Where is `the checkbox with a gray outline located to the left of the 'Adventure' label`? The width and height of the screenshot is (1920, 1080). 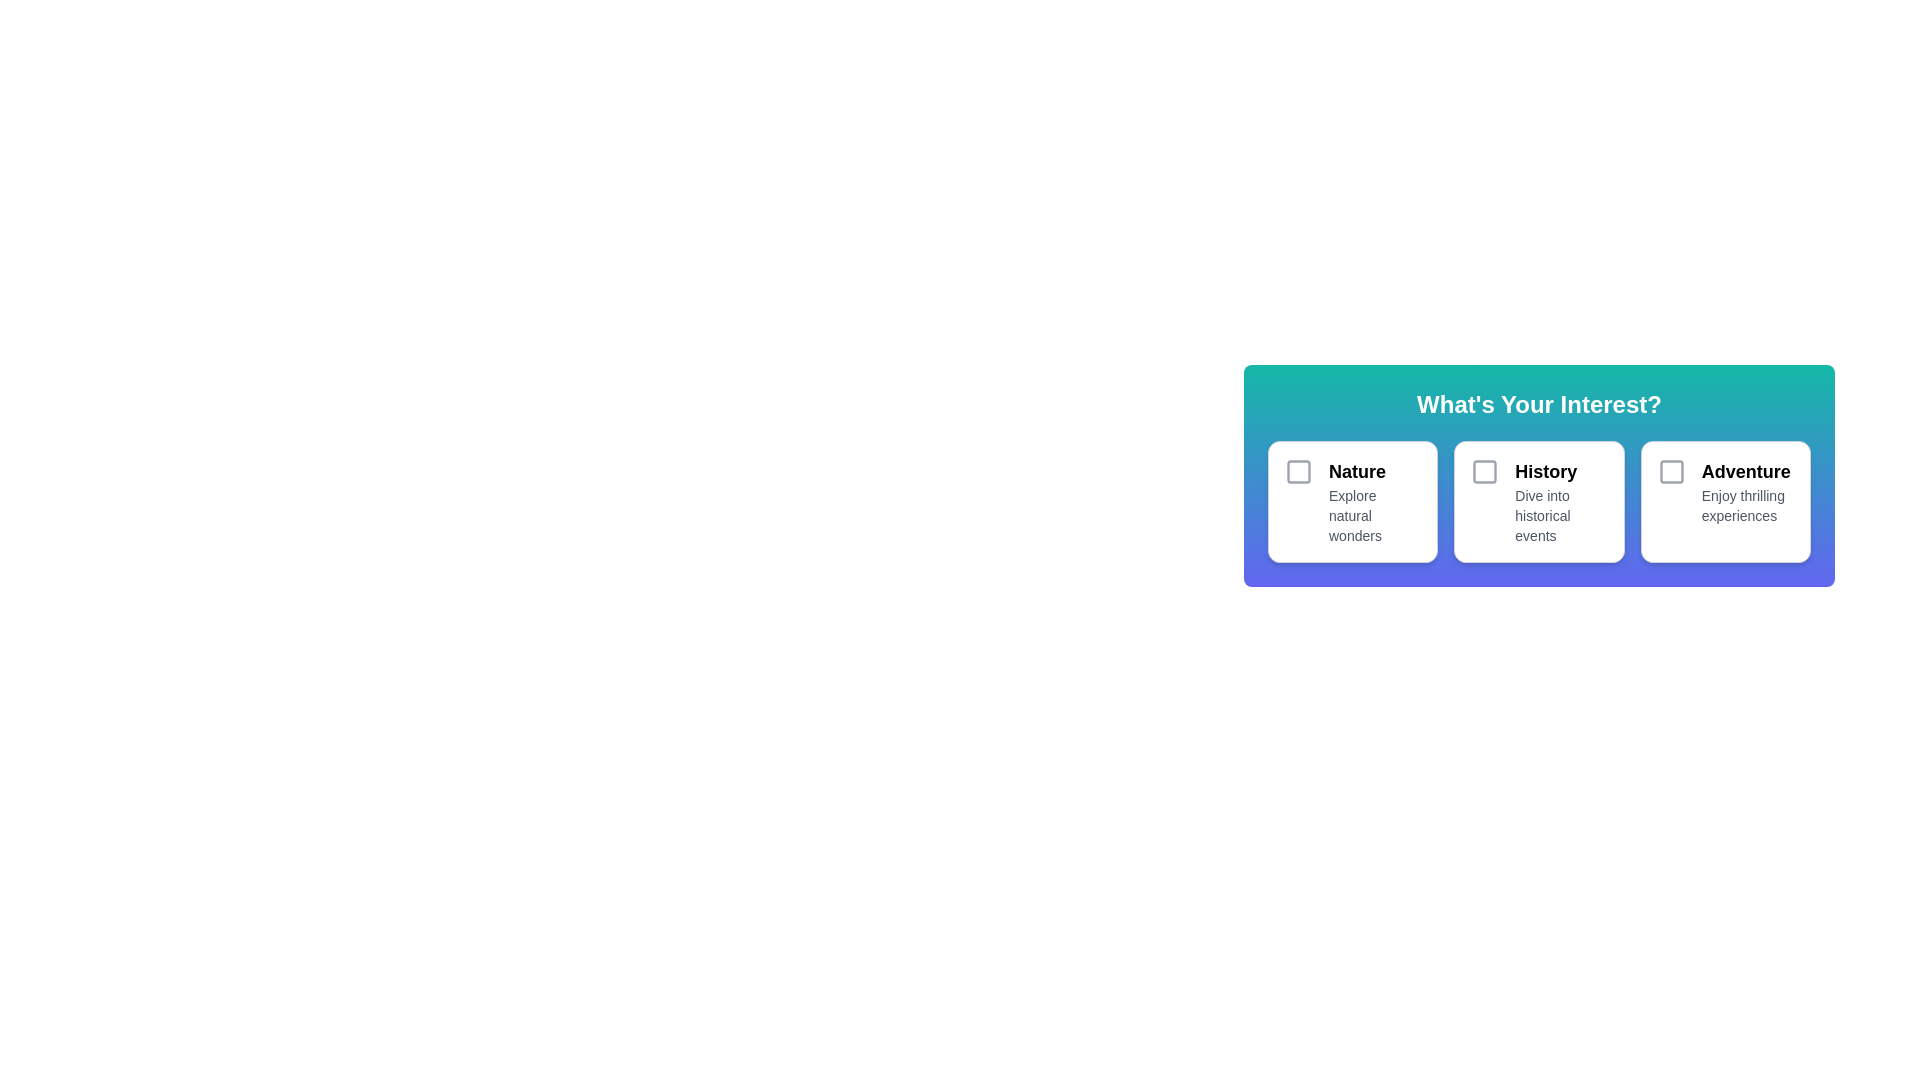 the checkbox with a gray outline located to the left of the 'Adventure' label is located at coordinates (1671, 471).